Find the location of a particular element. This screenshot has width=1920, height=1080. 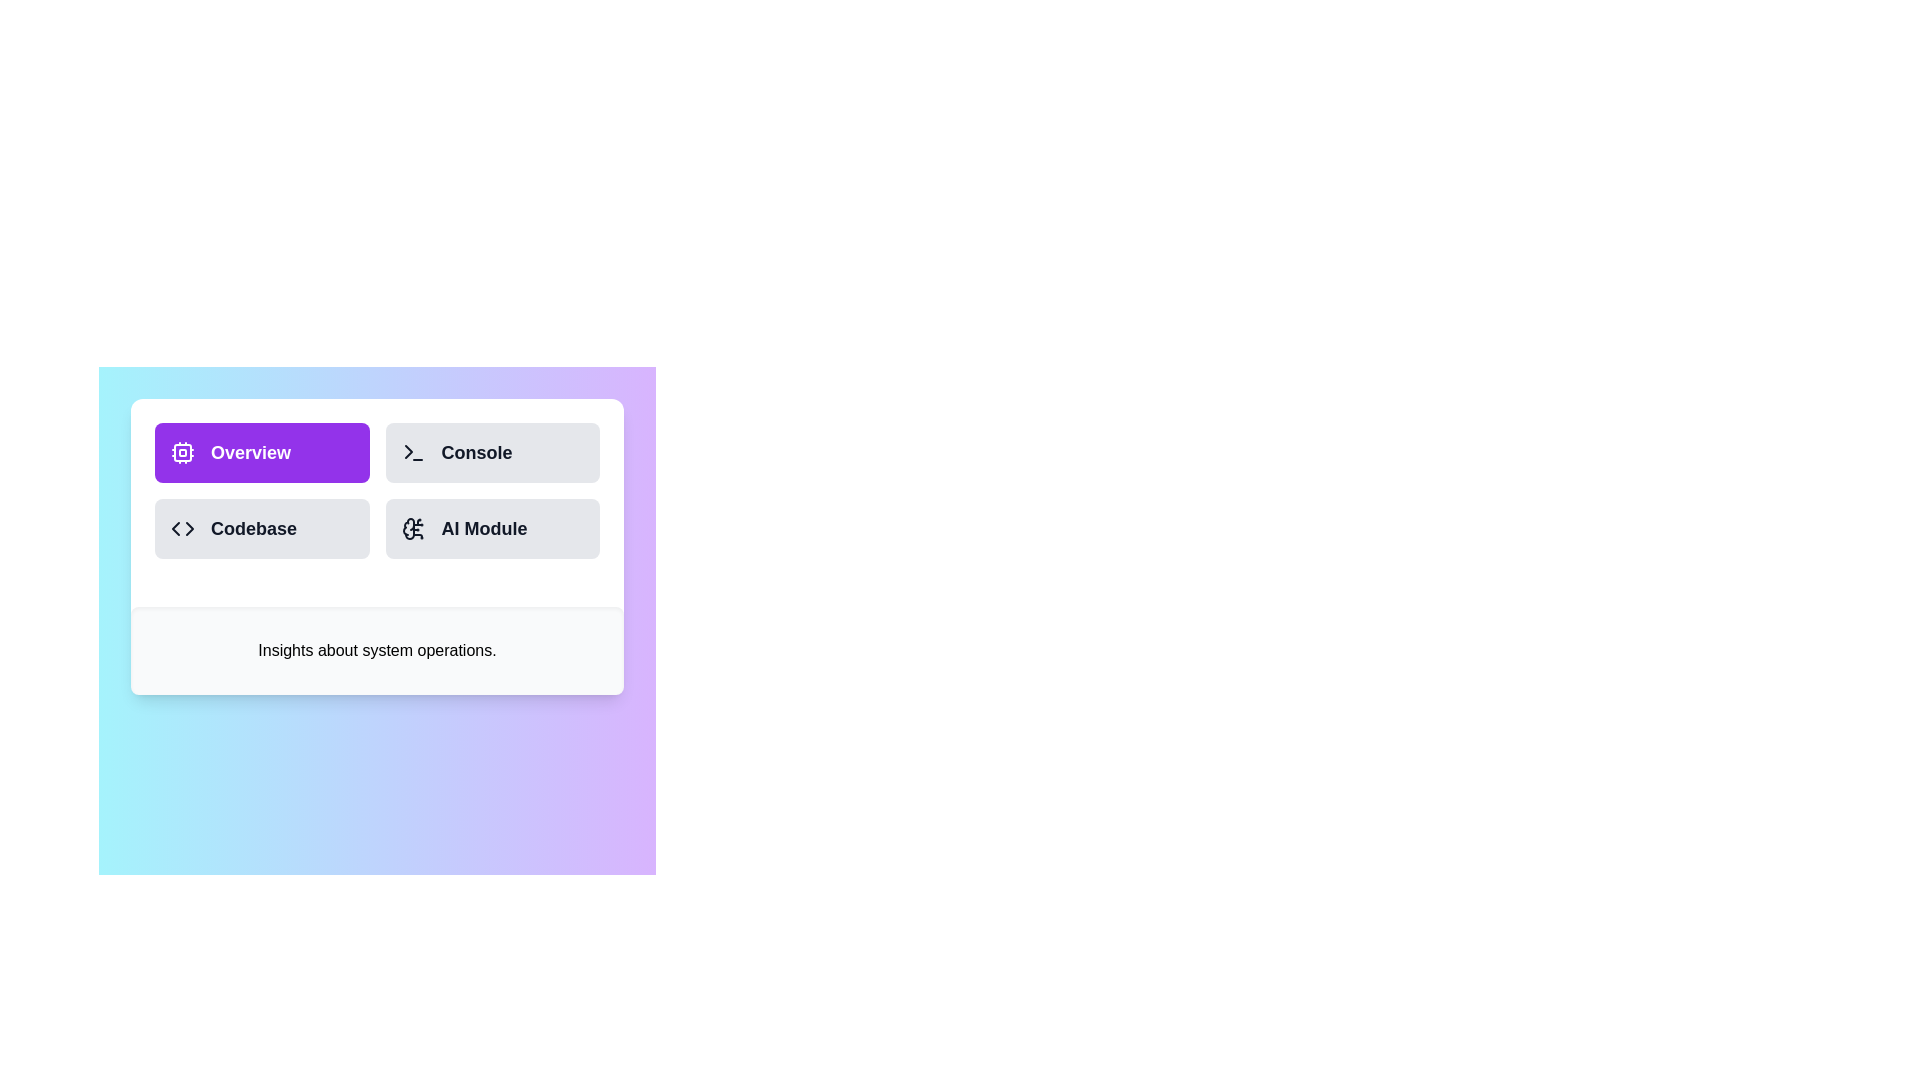

the menu option labeled 'Codebase' to view its content is located at coordinates (261, 527).